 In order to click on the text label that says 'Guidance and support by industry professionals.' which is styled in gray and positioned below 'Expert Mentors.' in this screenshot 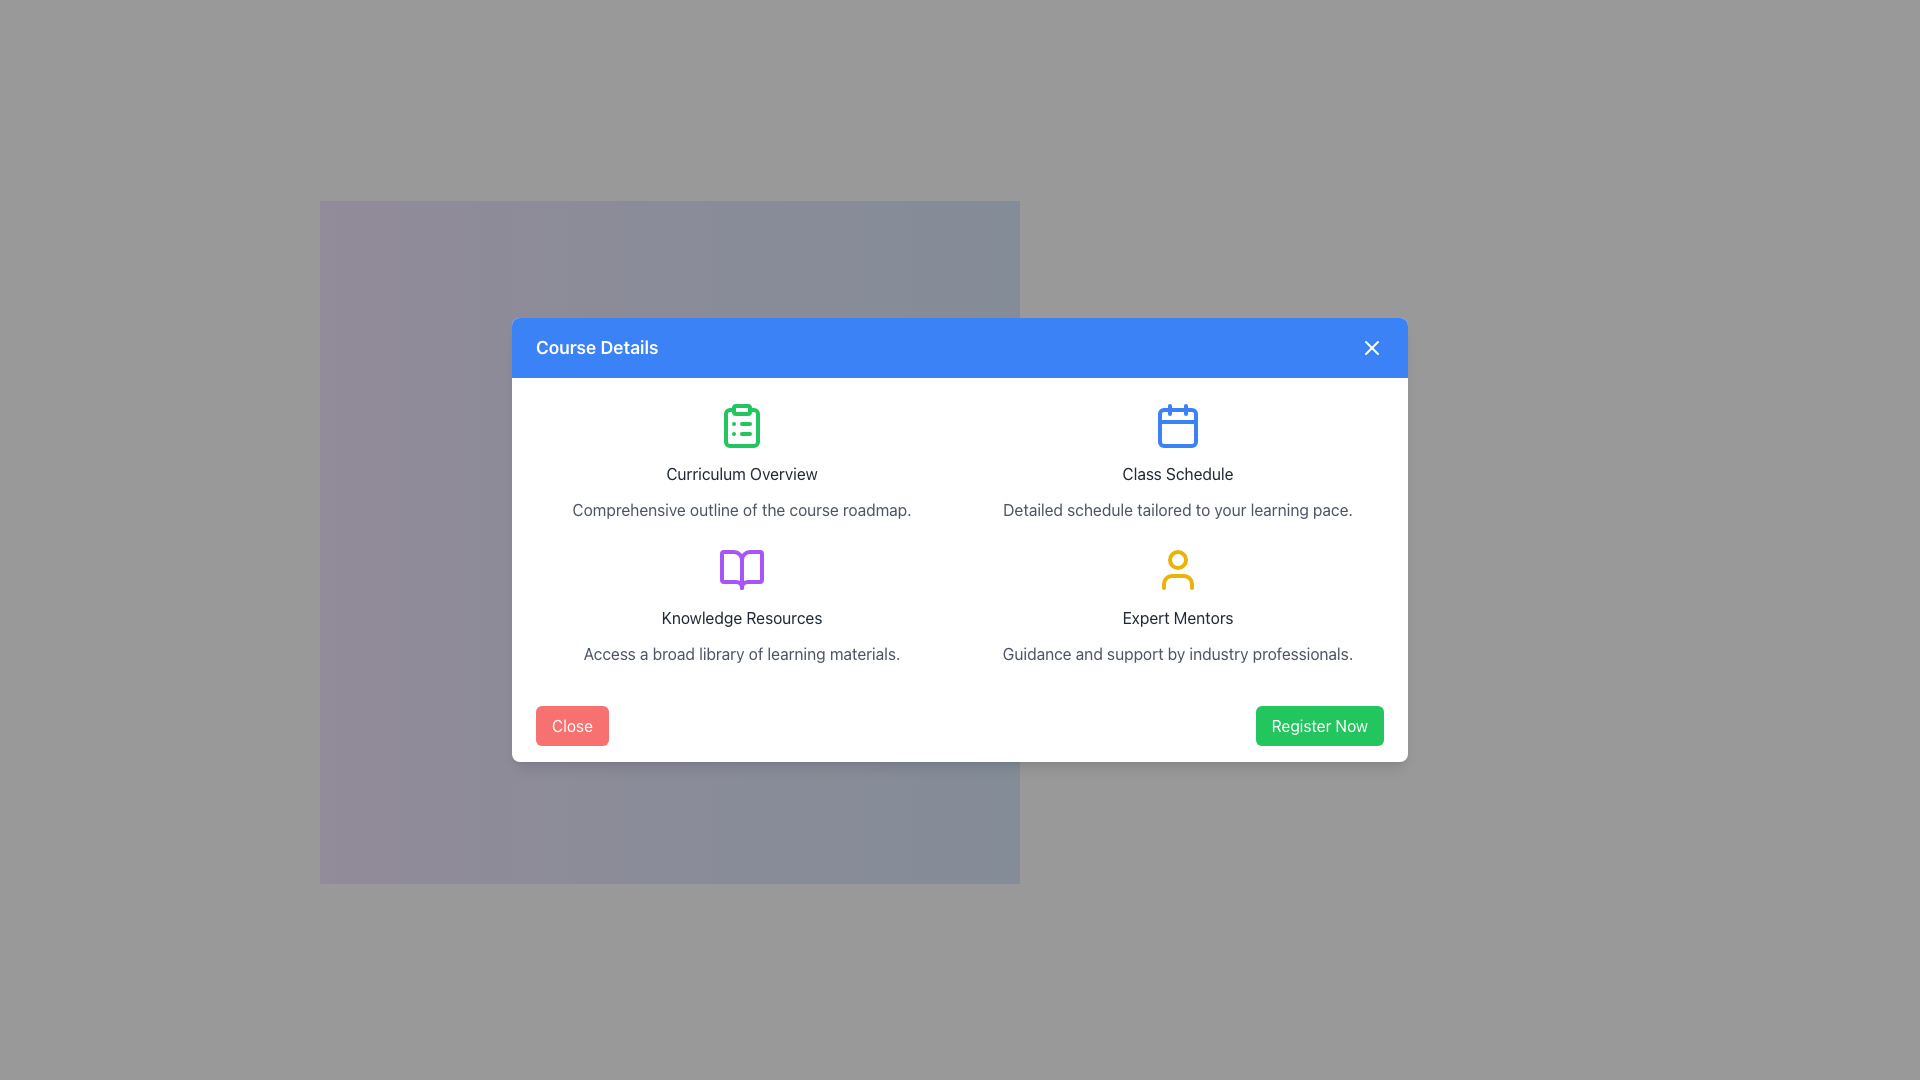, I will do `click(1177, 654)`.